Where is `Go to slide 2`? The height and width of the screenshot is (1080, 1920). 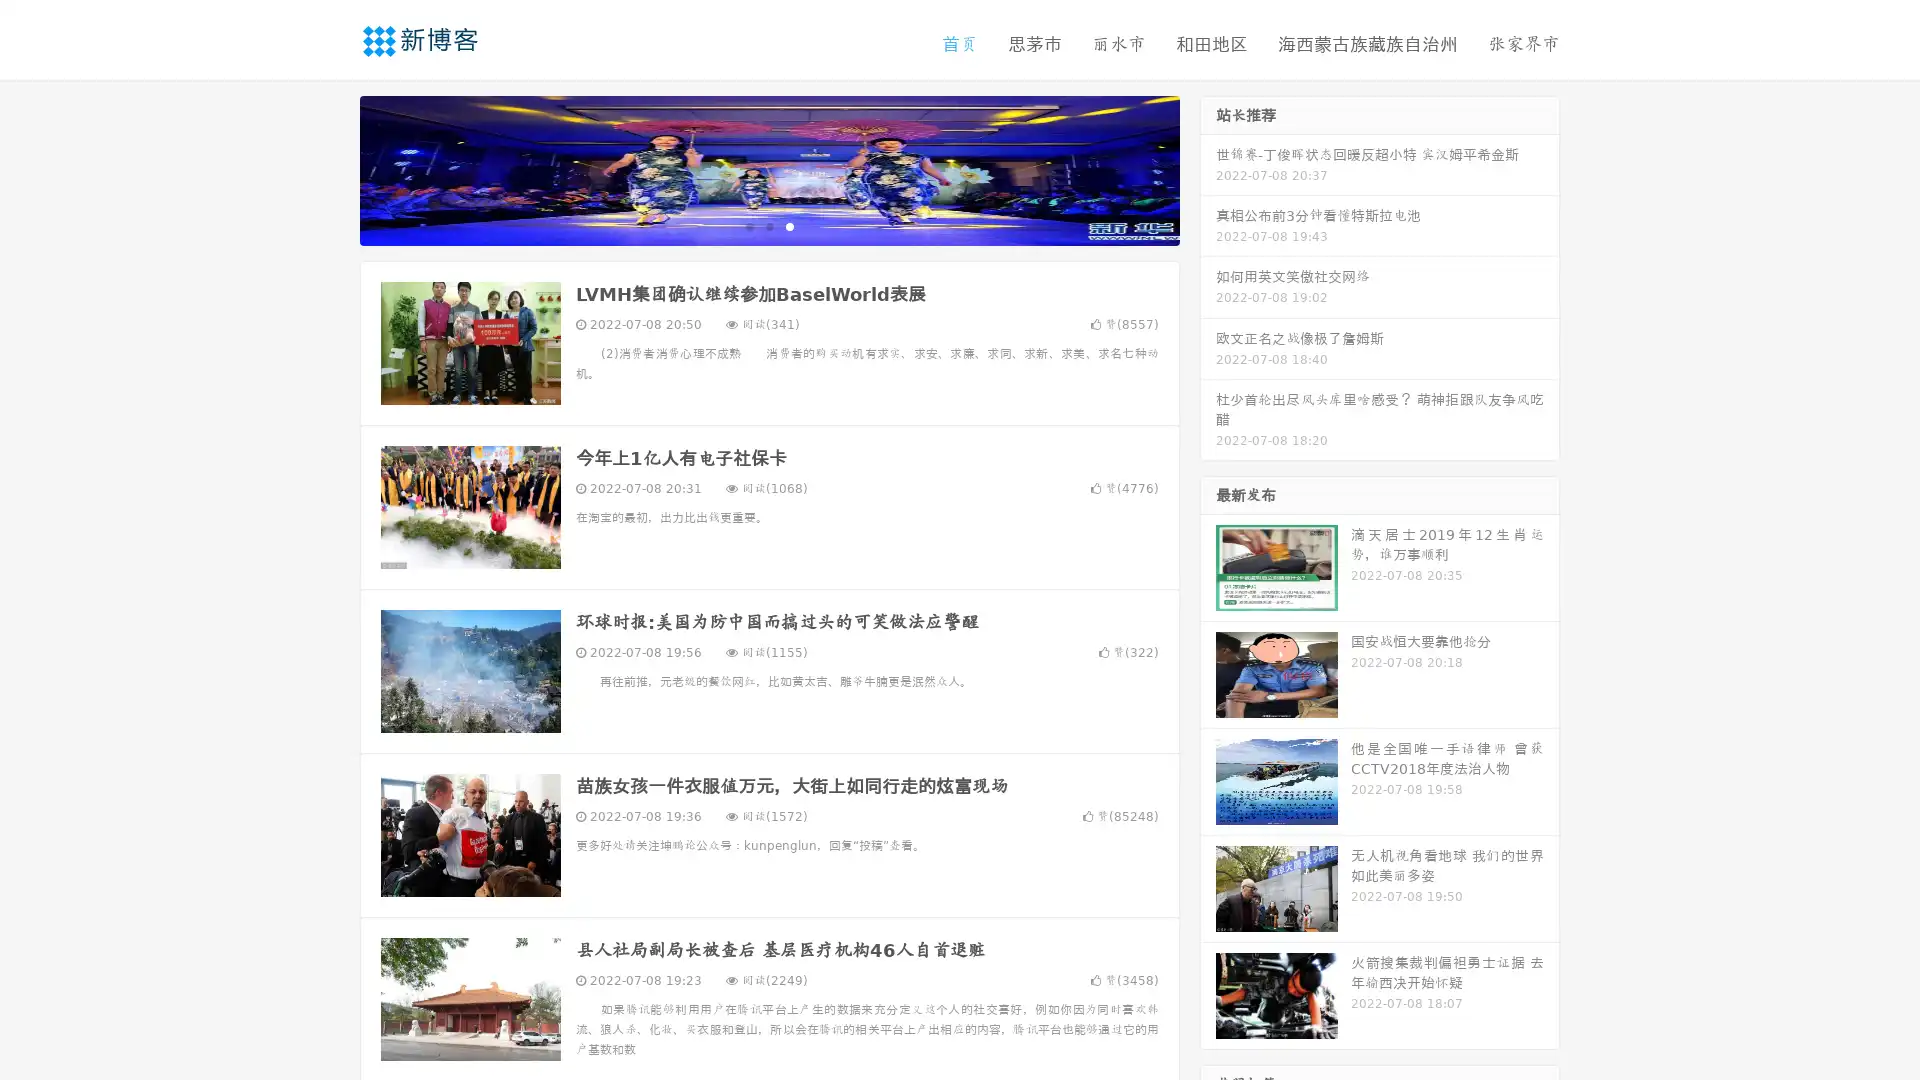
Go to slide 2 is located at coordinates (768, 225).